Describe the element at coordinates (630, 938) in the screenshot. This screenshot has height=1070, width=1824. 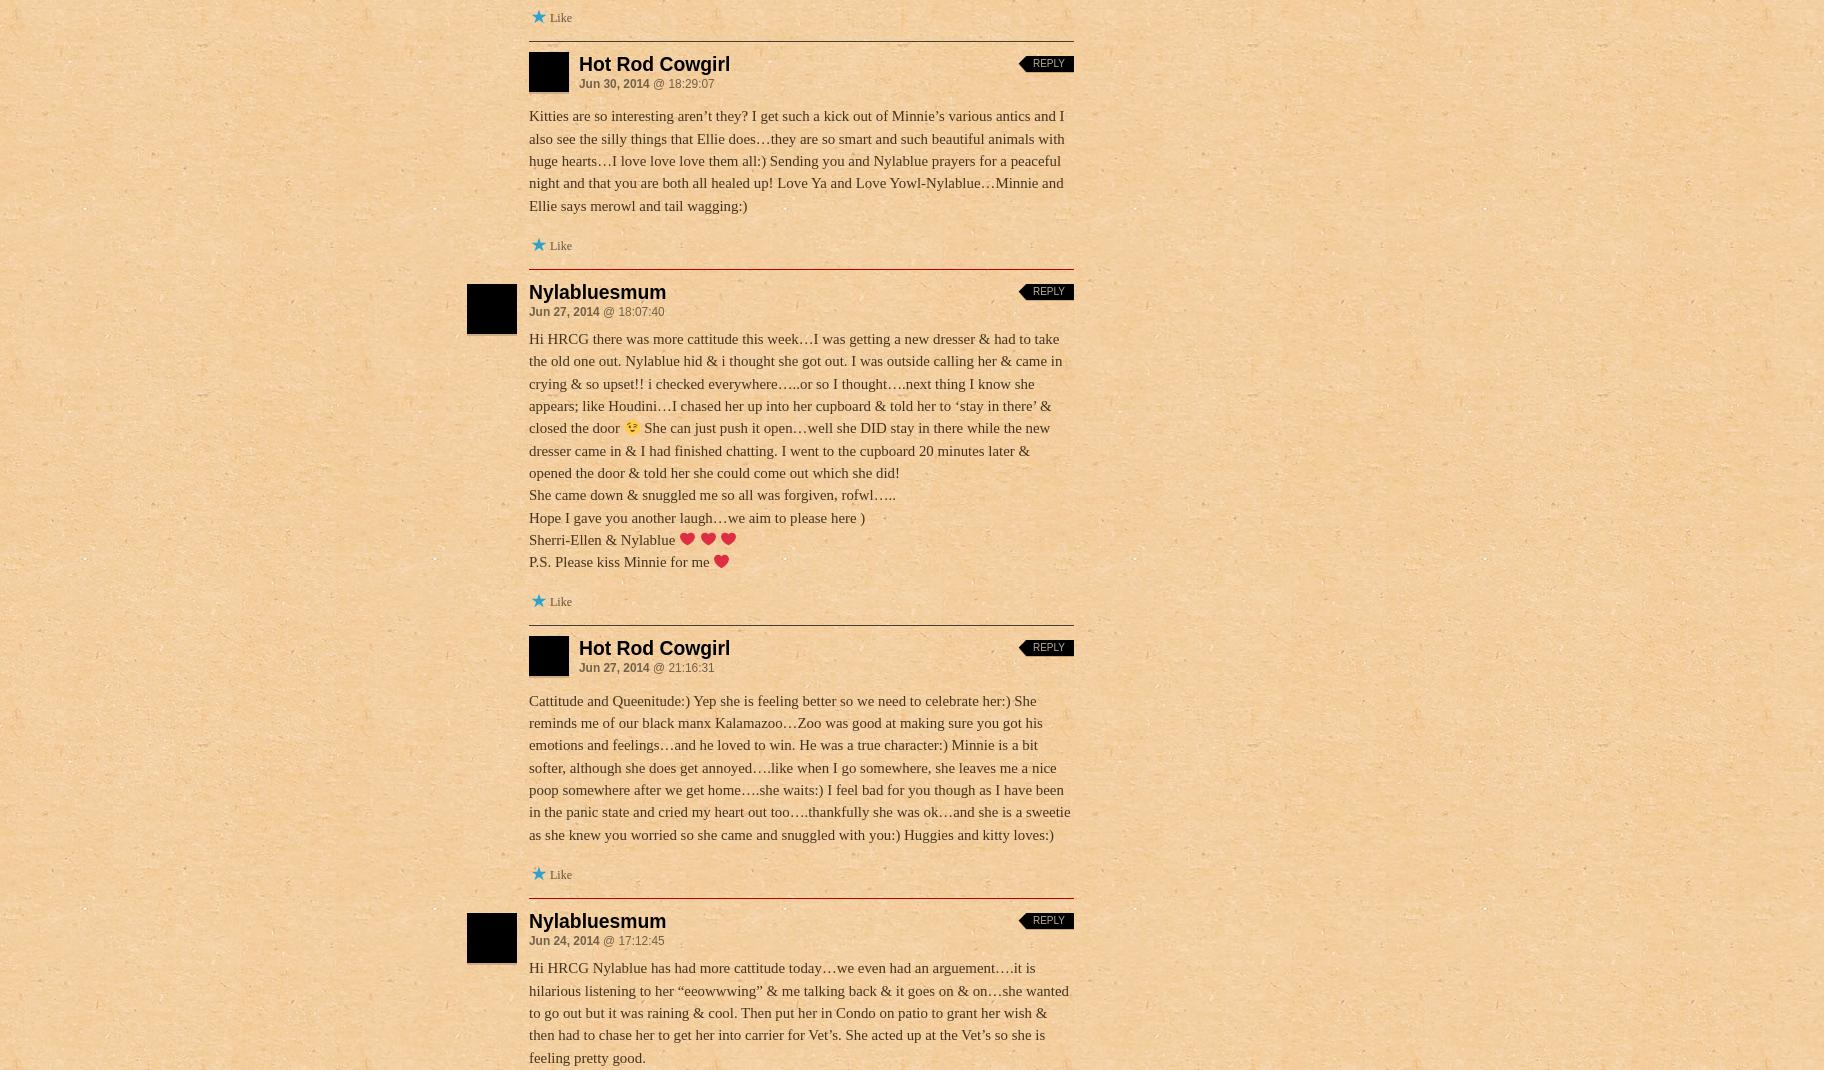
I see `'@ 17:12:45'` at that location.